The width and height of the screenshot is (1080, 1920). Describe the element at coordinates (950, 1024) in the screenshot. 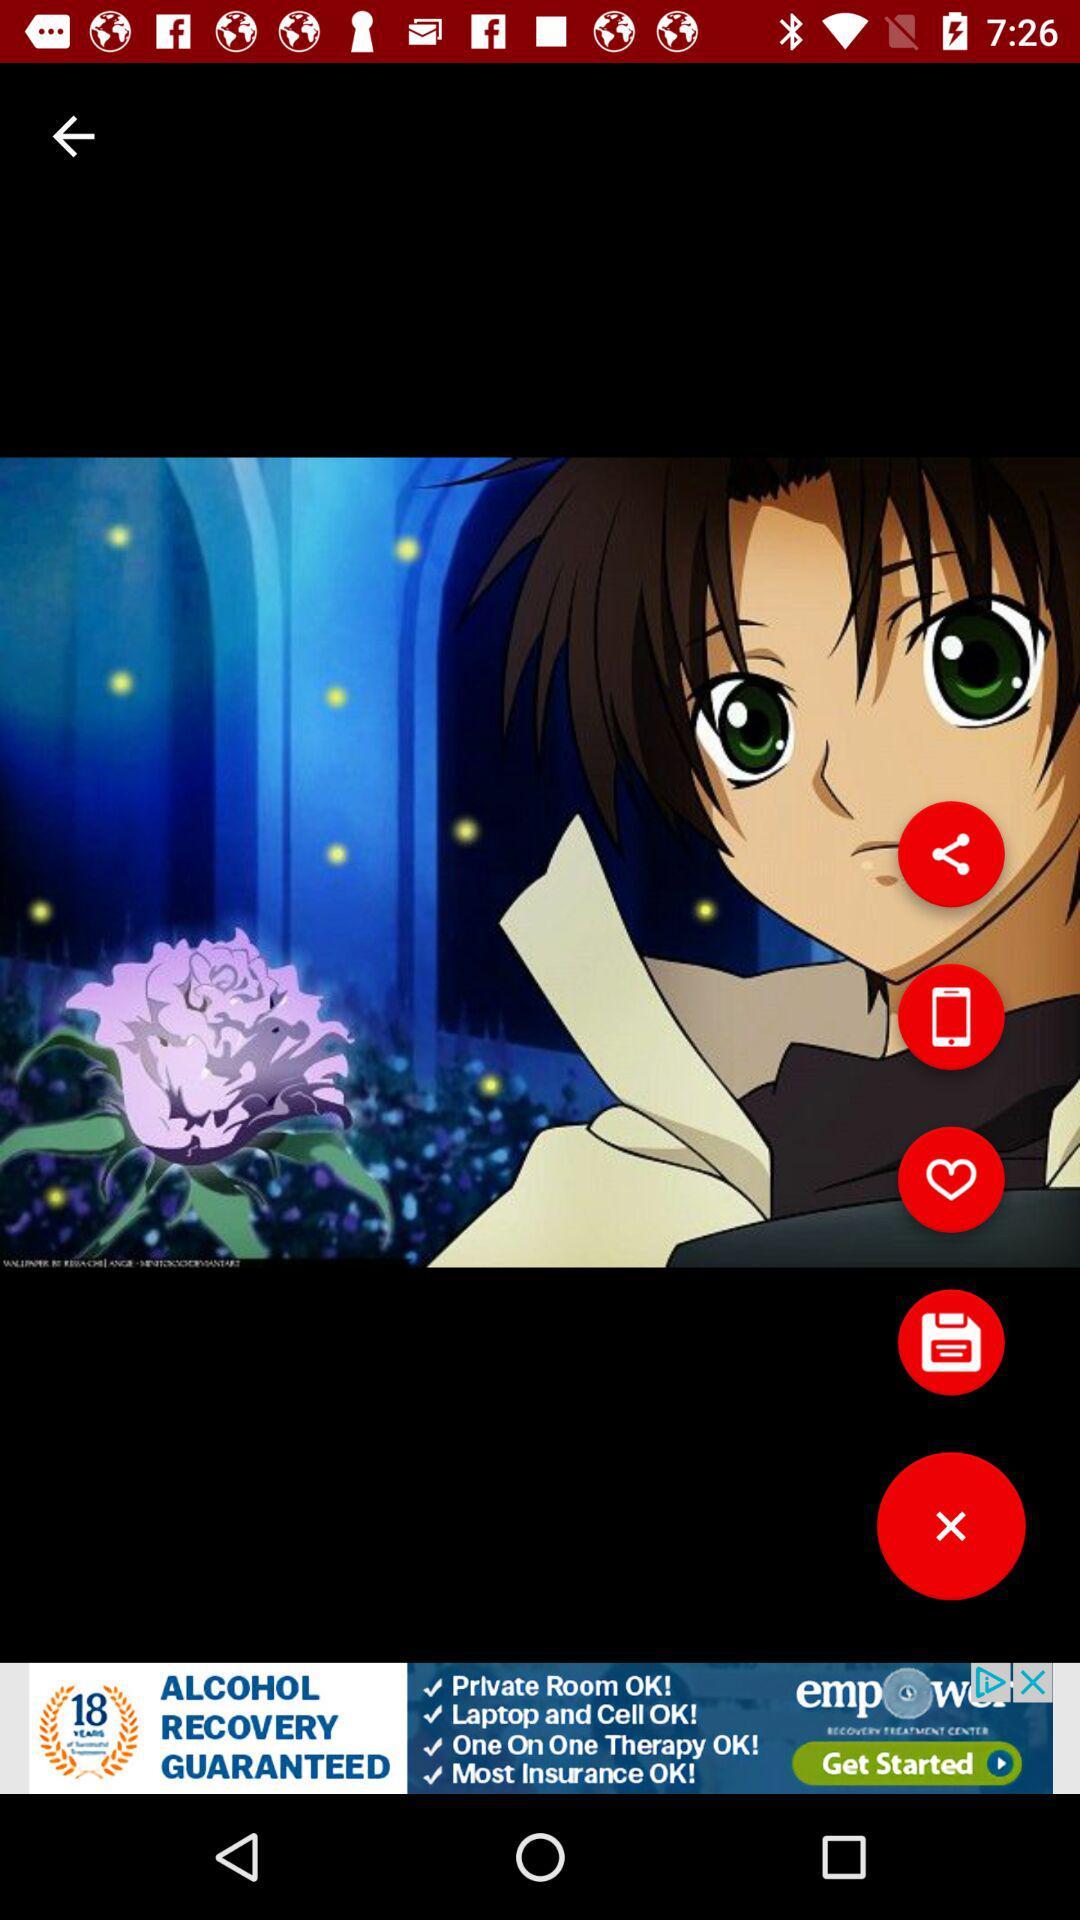

I see `phone button` at that location.